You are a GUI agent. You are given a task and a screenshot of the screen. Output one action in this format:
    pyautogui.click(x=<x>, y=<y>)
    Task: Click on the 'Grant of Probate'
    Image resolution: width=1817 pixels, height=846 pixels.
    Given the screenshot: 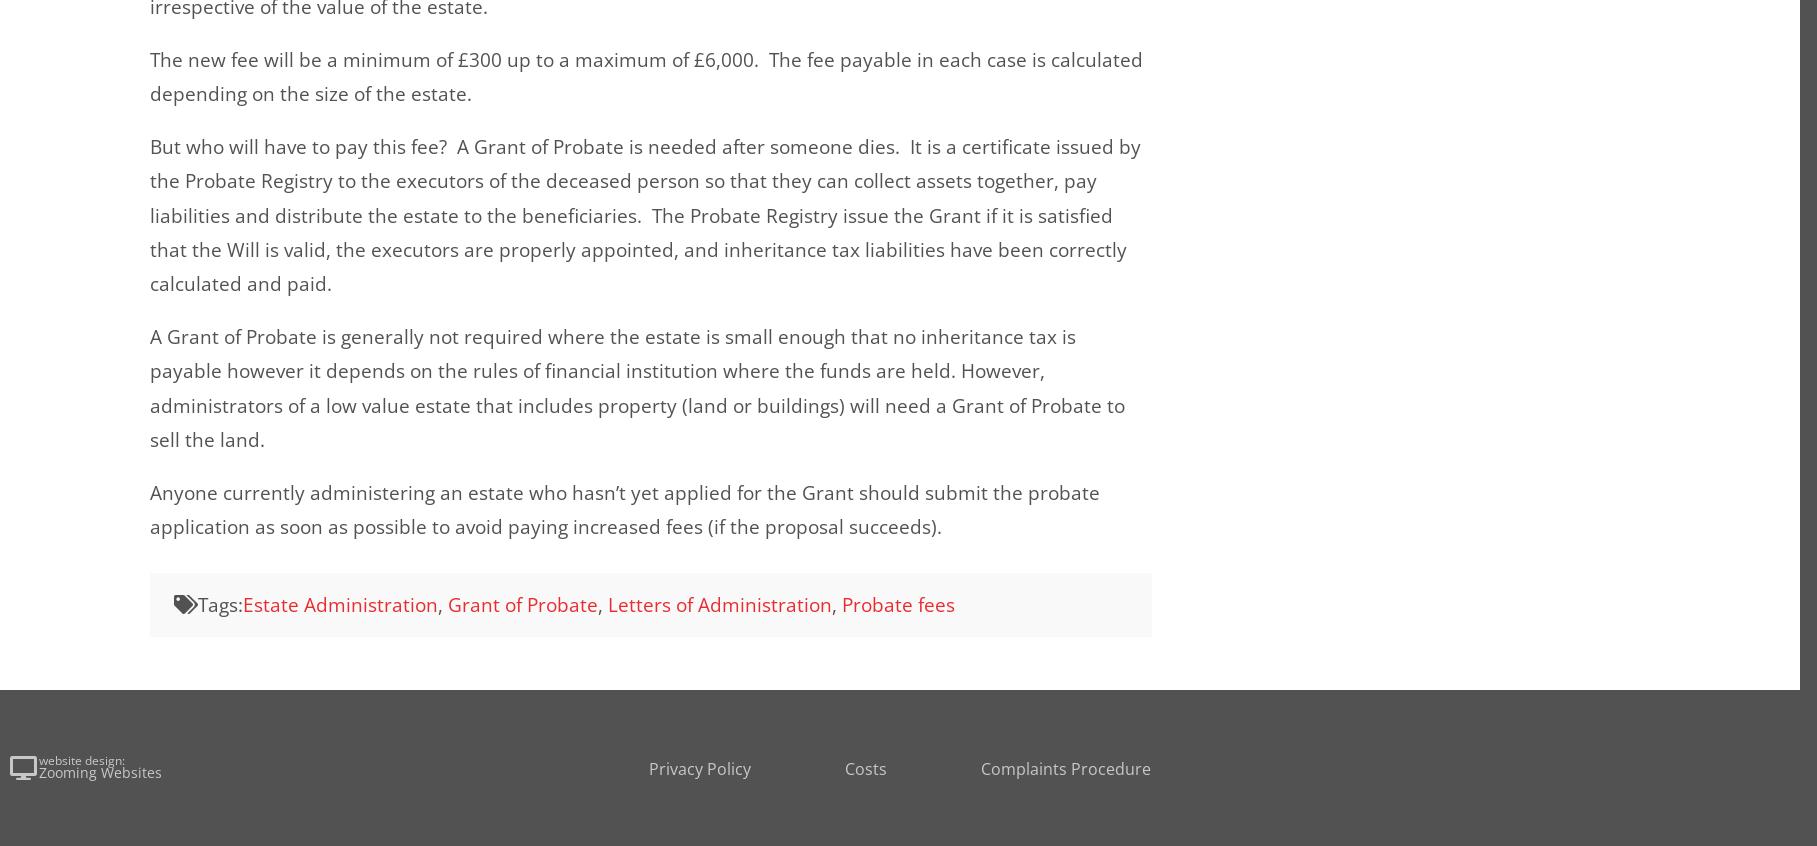 What is the action you would take?
    pyautogui.click(x=521, y=602)
    